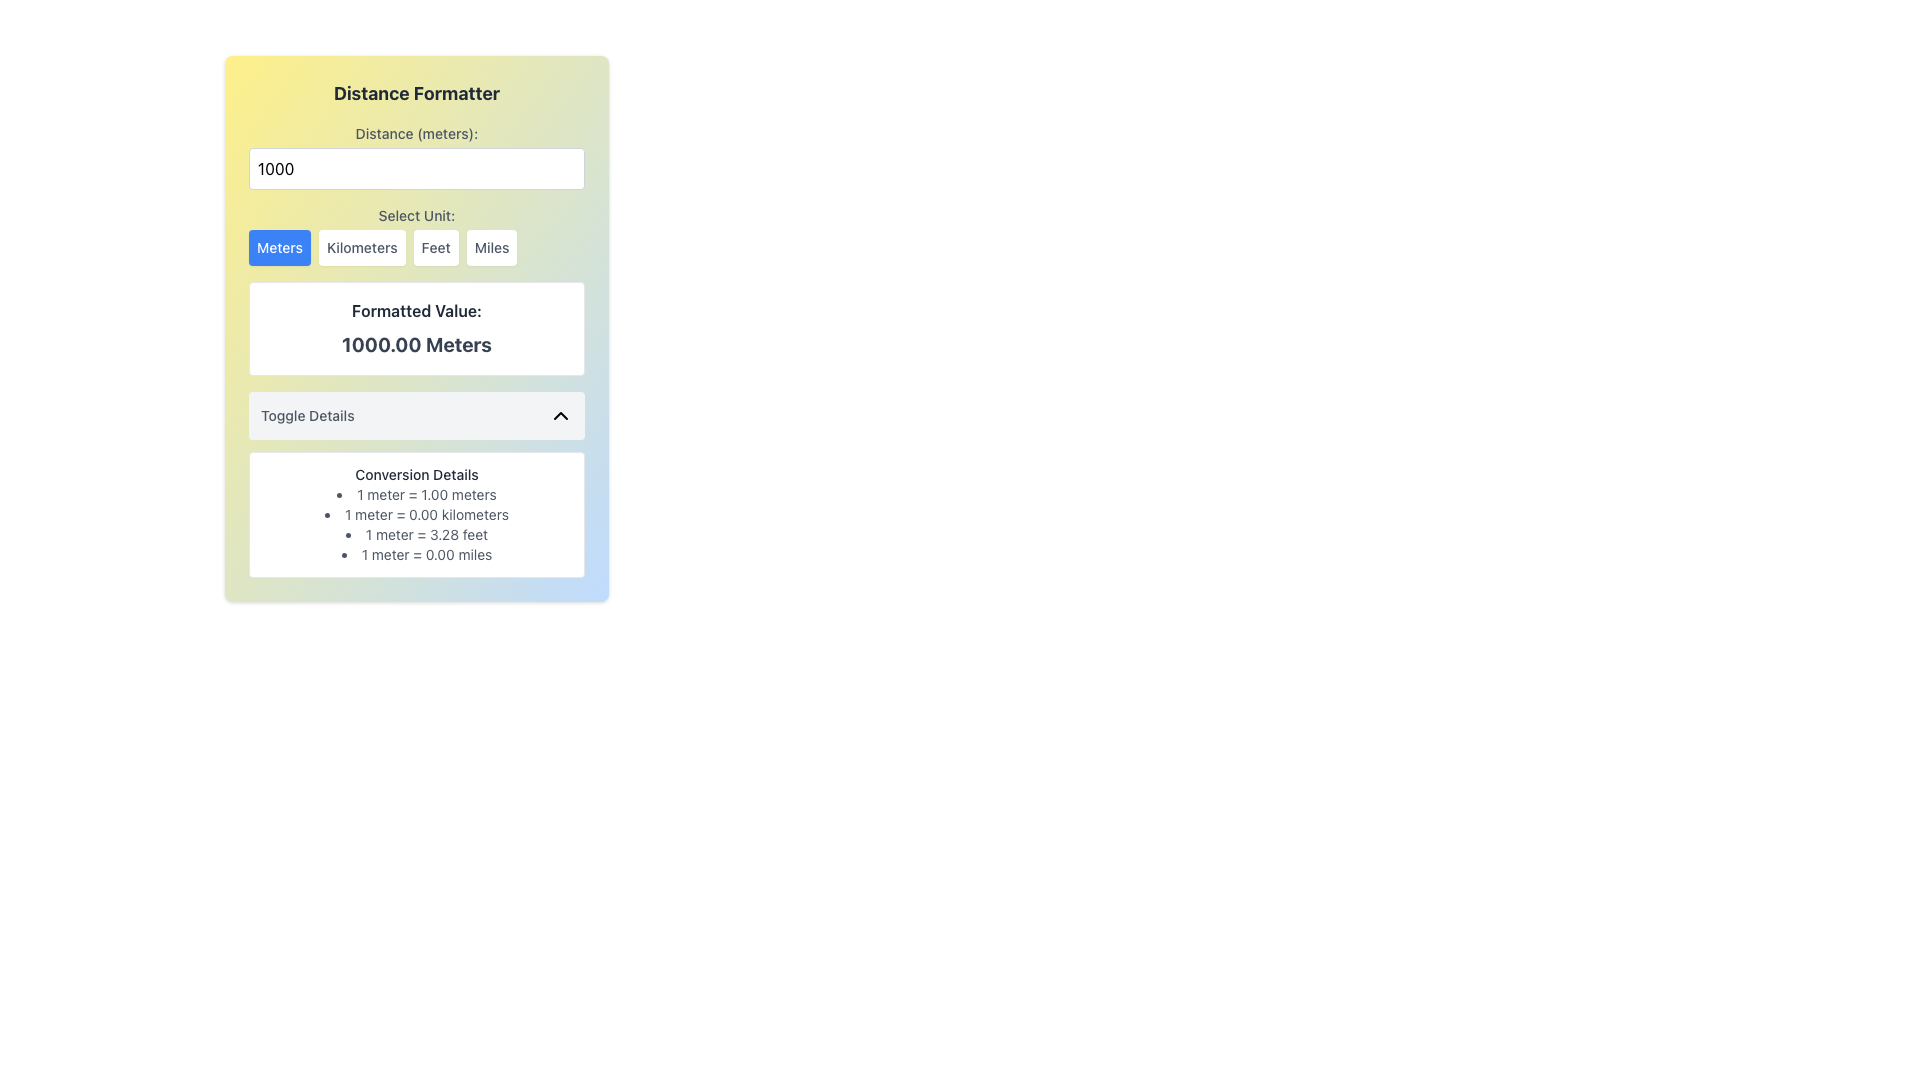 This screenshot has width=1920, height=1080. Describe the element at coordinates (416, 156) in the screenshot. I see `the labeled number input field for 'Distance (meters):' to focus on the input box` at that location.